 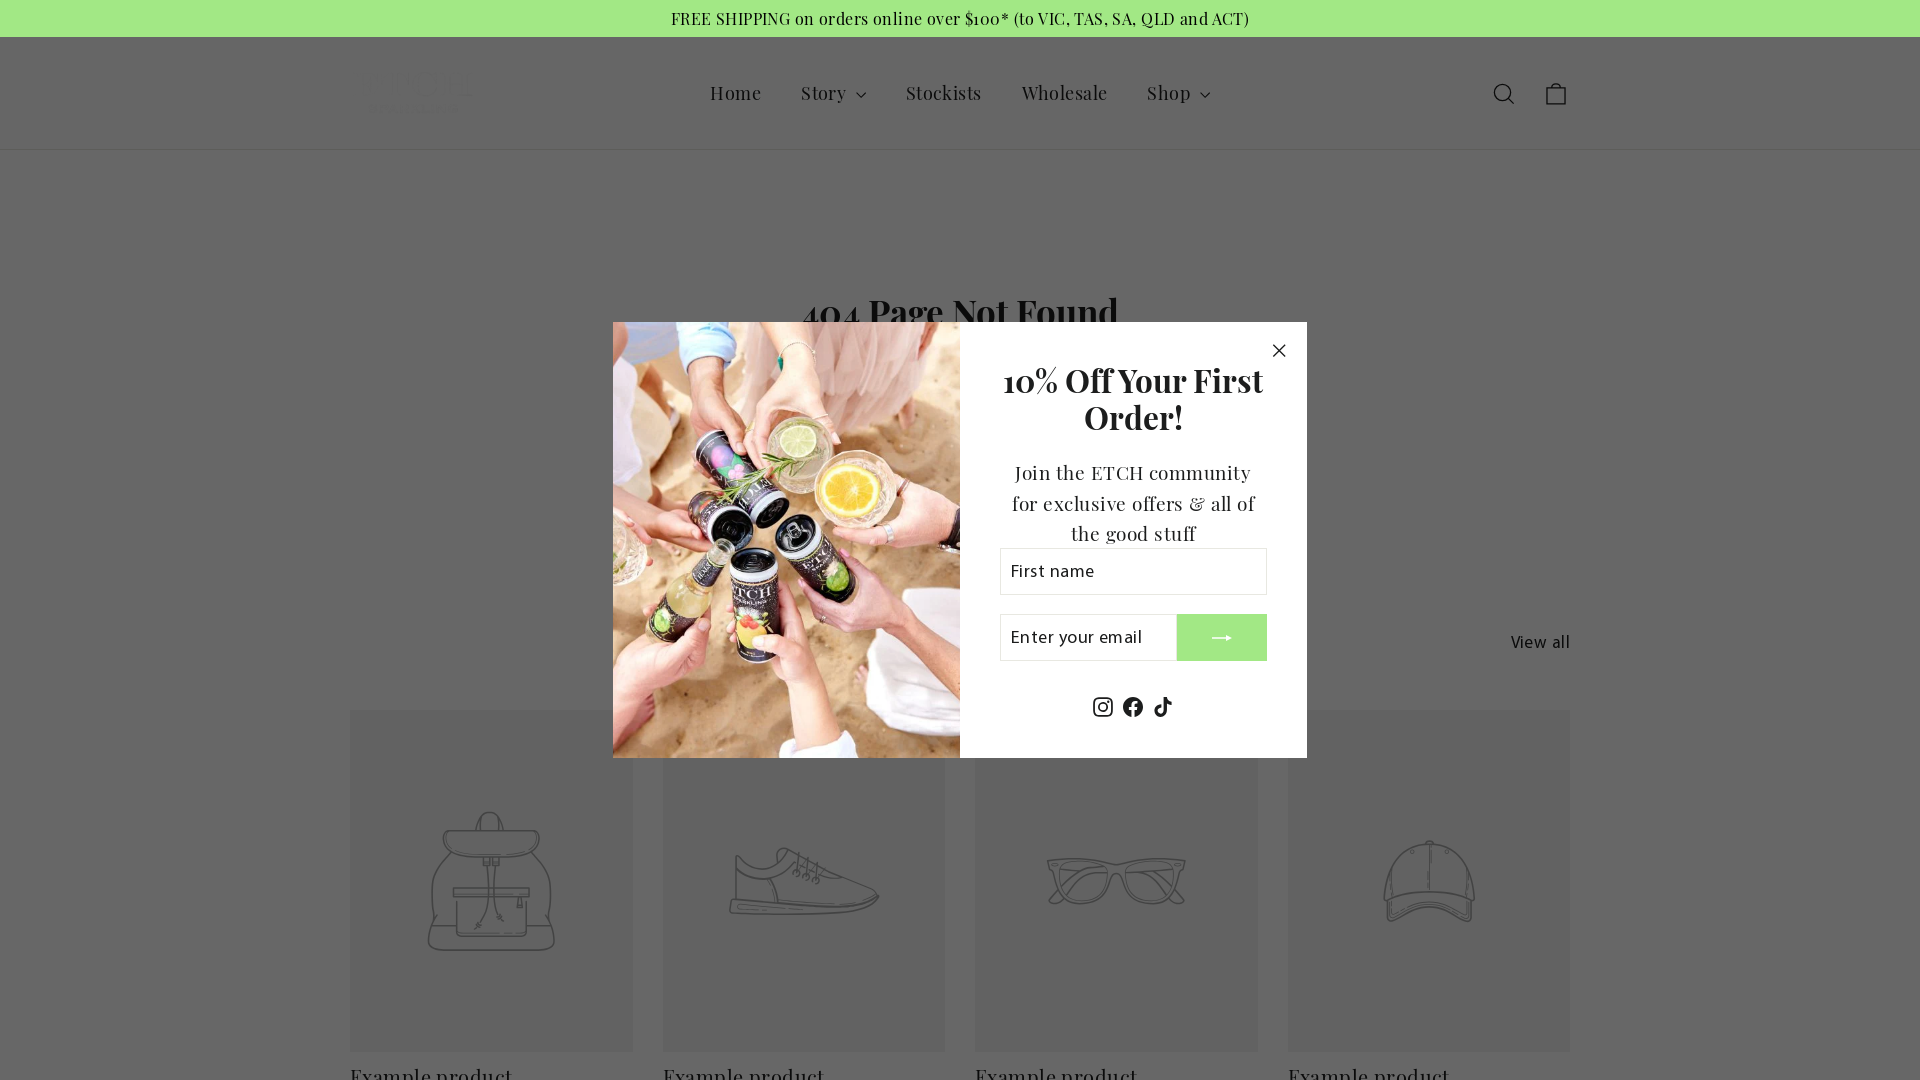 What do you see at coordinates (1162, 703) in the screenshot?
I see `'TikTok'` at bounding box center [1162, 703].